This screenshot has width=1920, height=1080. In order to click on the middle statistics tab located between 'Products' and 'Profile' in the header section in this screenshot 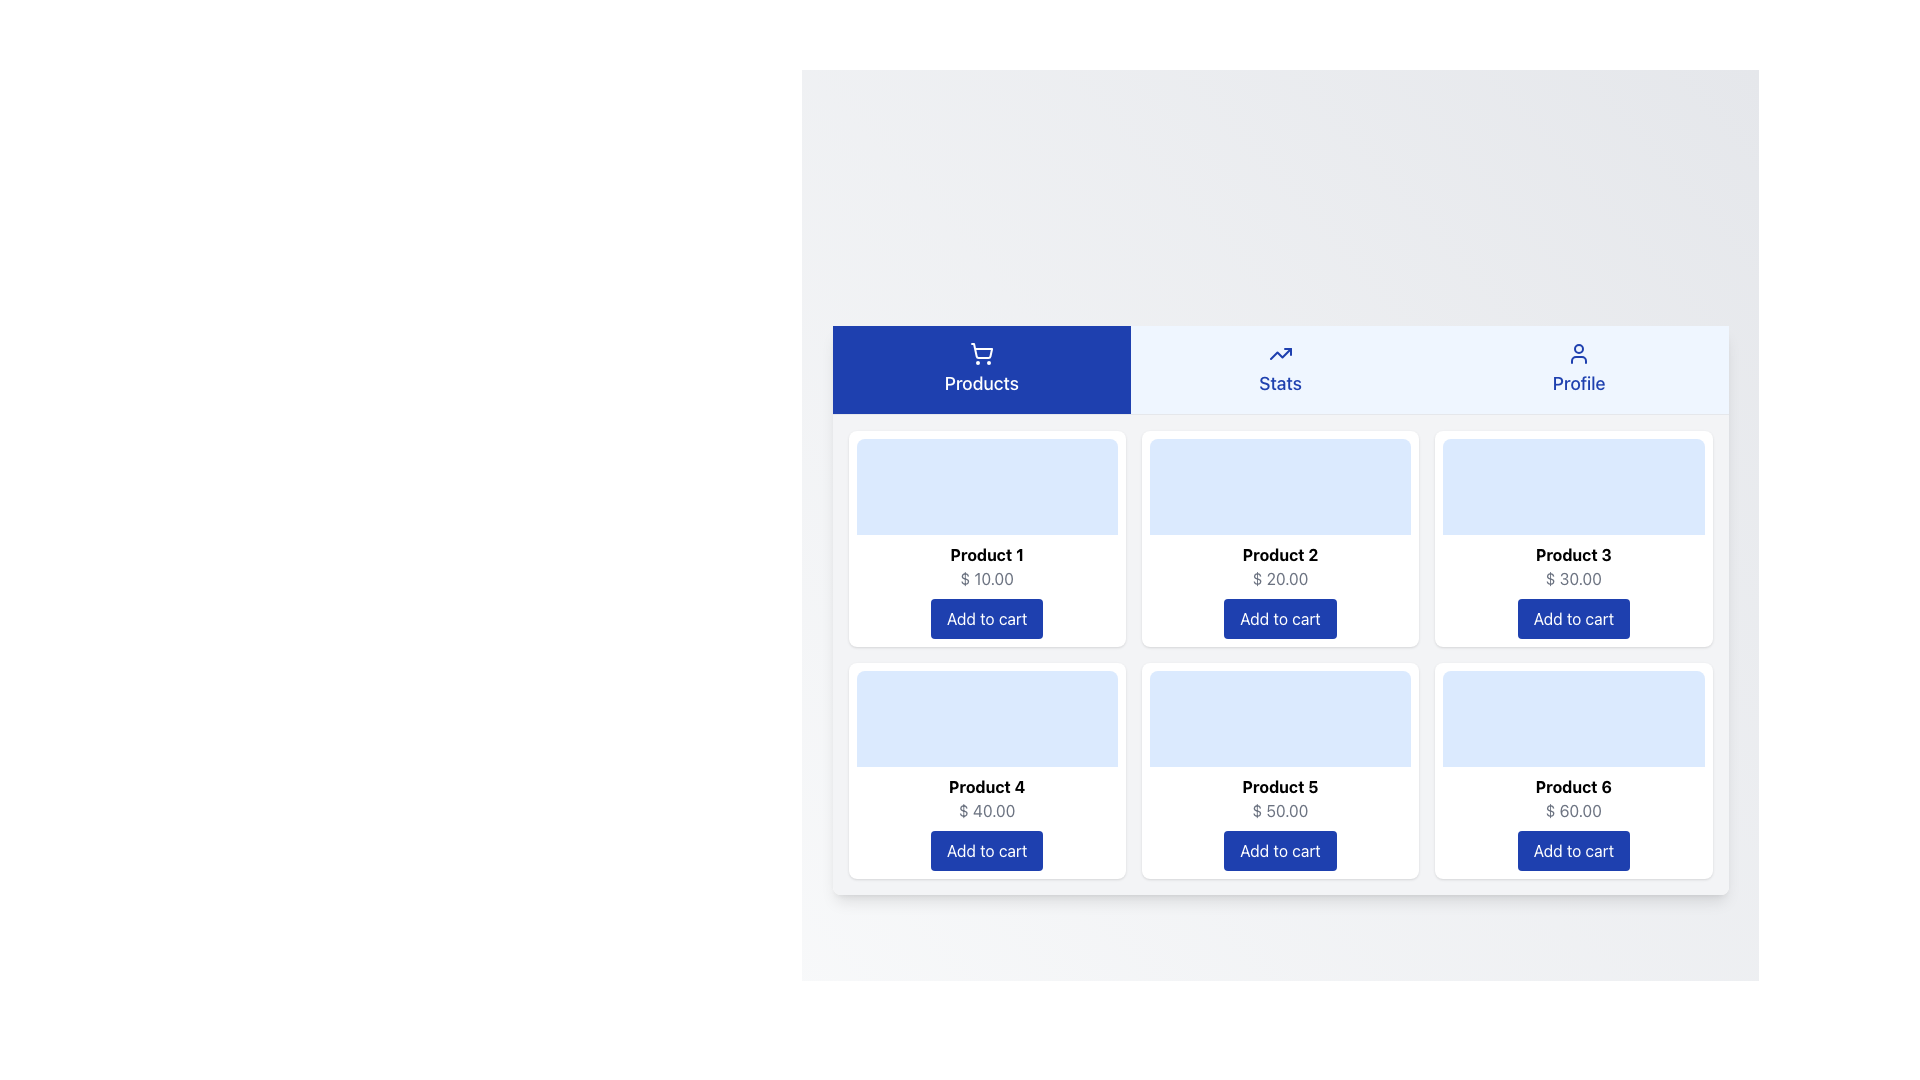, I will do `click(1280, 370)`.